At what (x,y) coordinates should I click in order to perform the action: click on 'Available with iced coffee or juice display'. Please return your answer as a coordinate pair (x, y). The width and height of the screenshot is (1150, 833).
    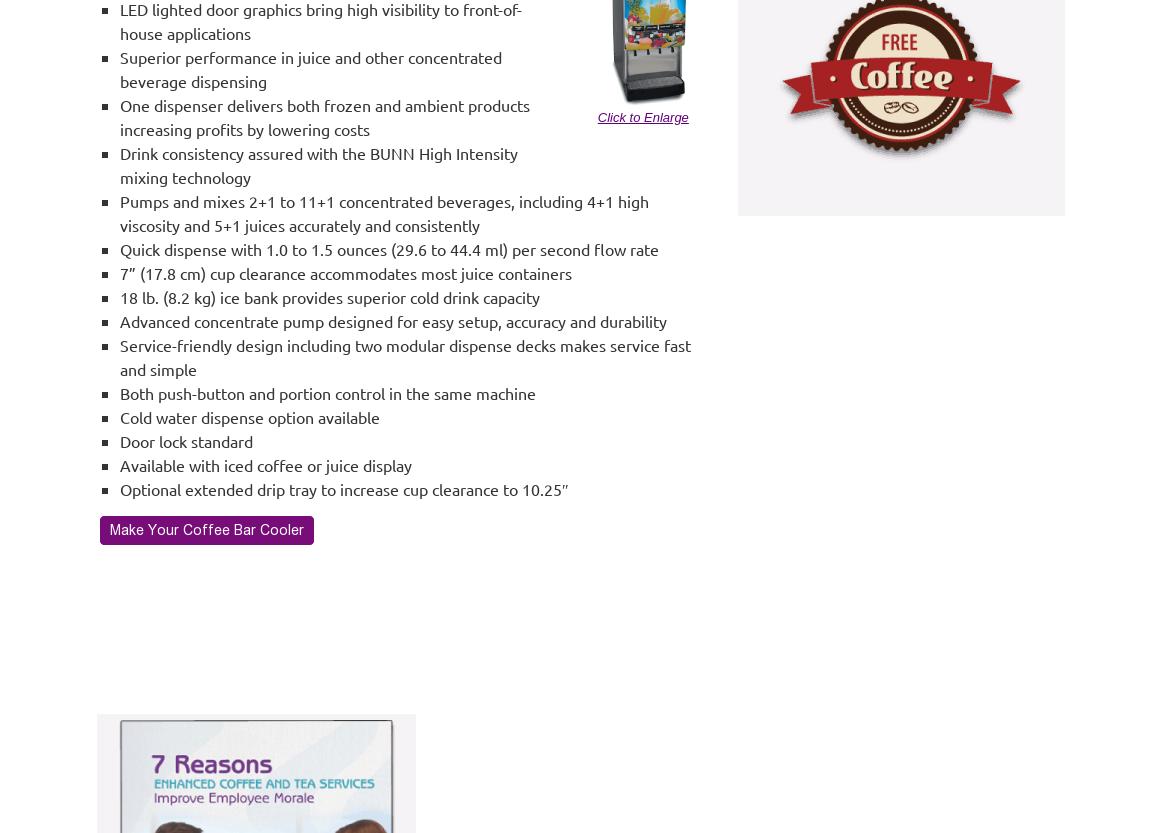
    Looking at the image, I should click on (264, 463).